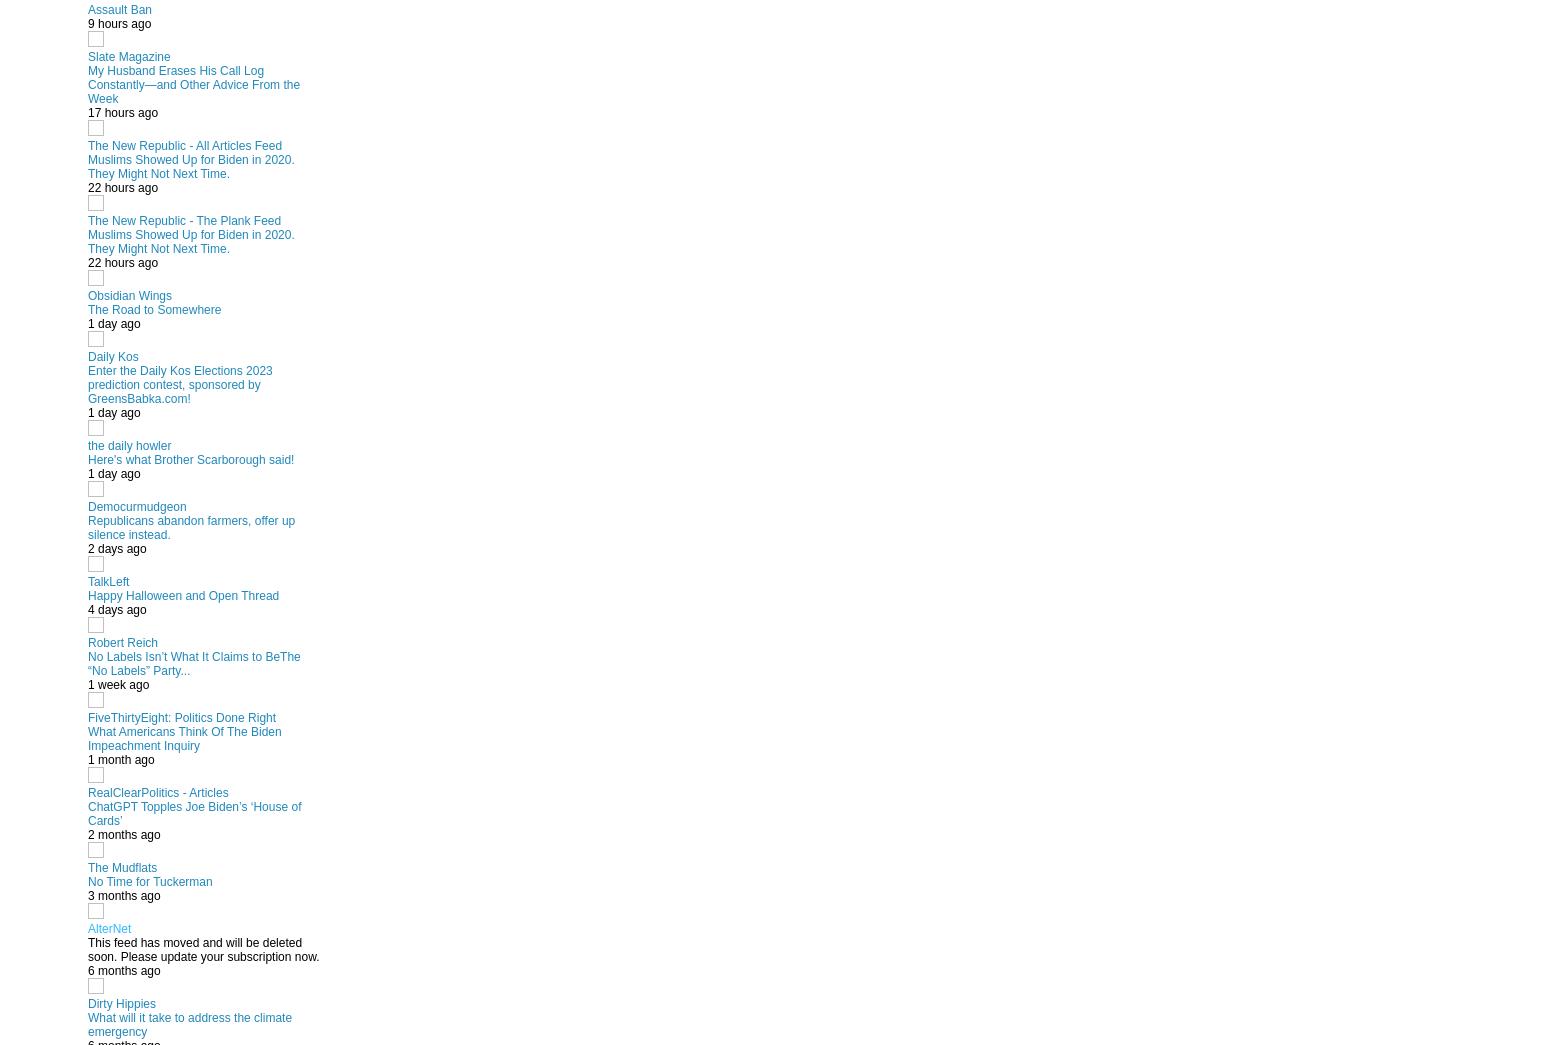 The image size is (1558, 1045). I want to click on 'TalkLeft', so click(107, 580).